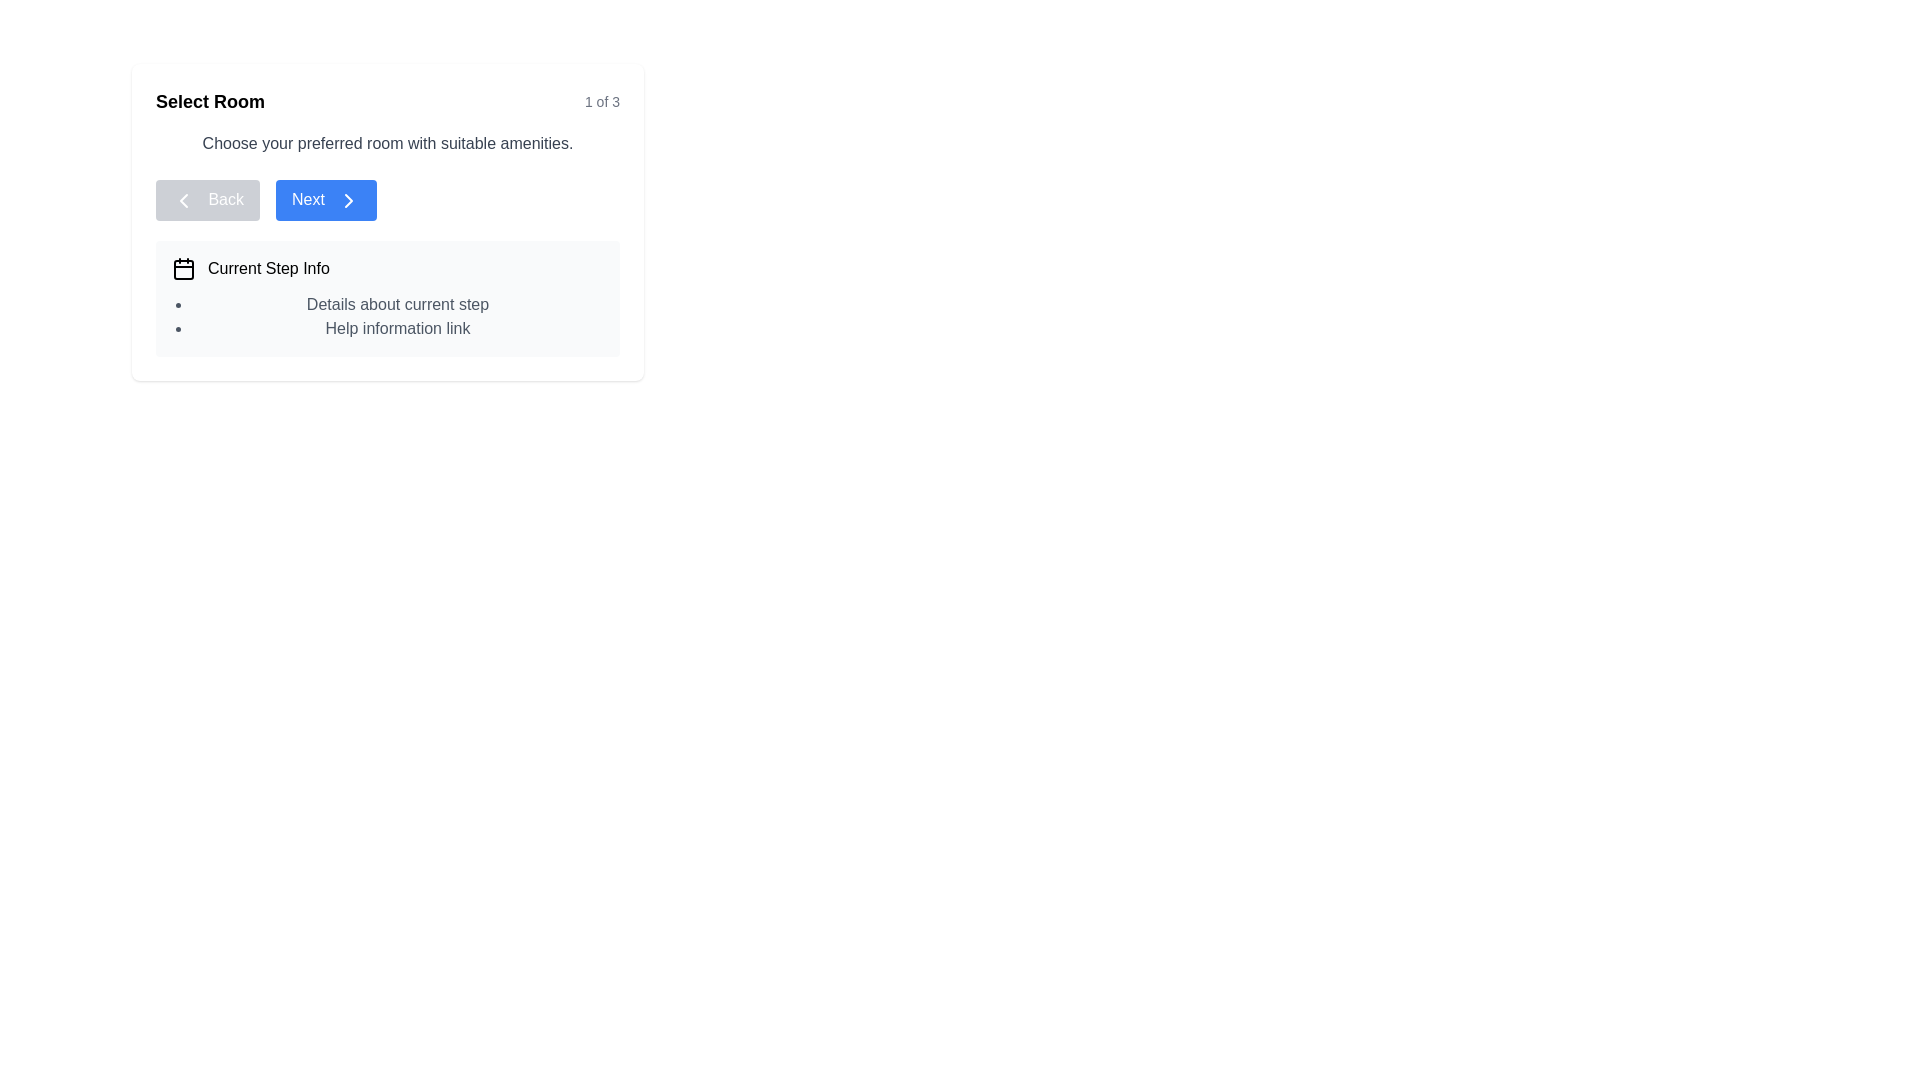 This screenshot has width=1920, height=1080. What do you see at coordinates (326, 200) in the screenshot?
I see `the 'Next' button with a blue background and white text, located in the 'Select Room' section to advance` at bounding box center [326, 200].